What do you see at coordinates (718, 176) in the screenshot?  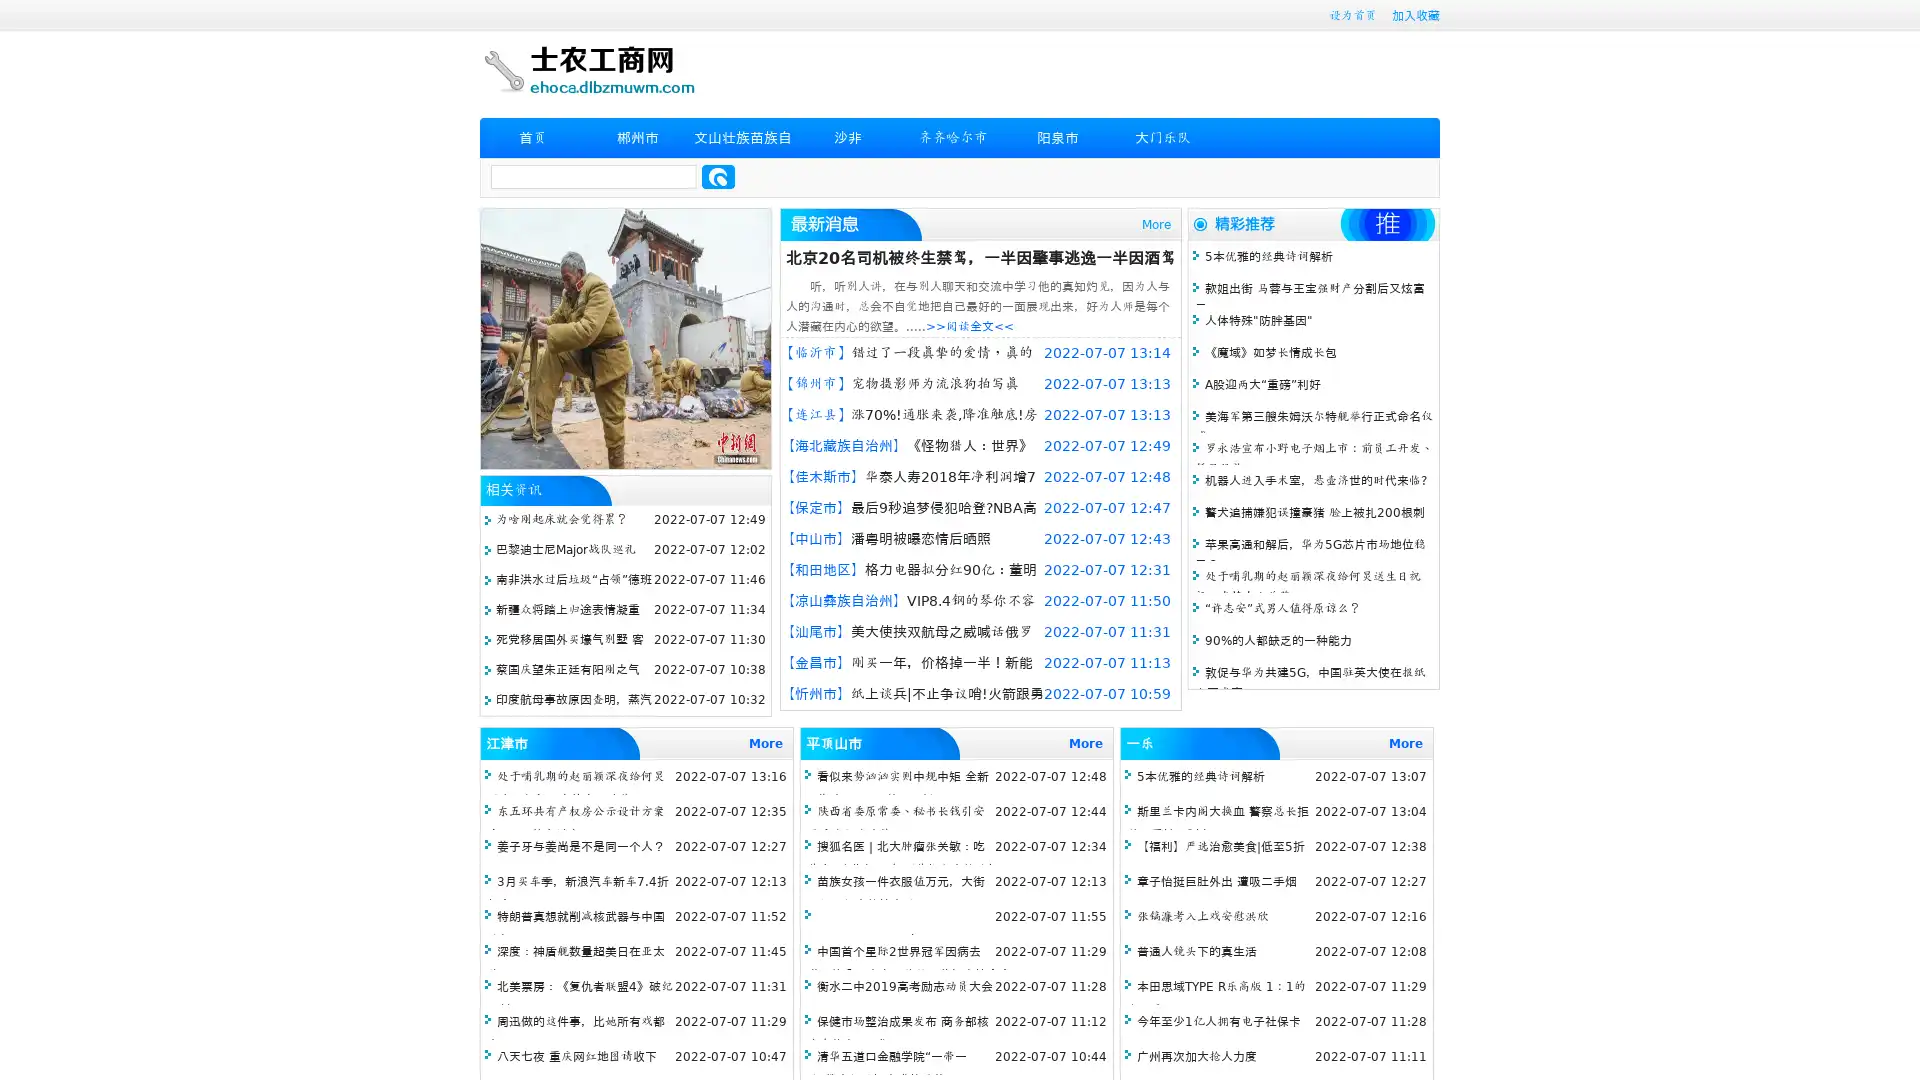 I see `Search` at bounding box center [718, 176].